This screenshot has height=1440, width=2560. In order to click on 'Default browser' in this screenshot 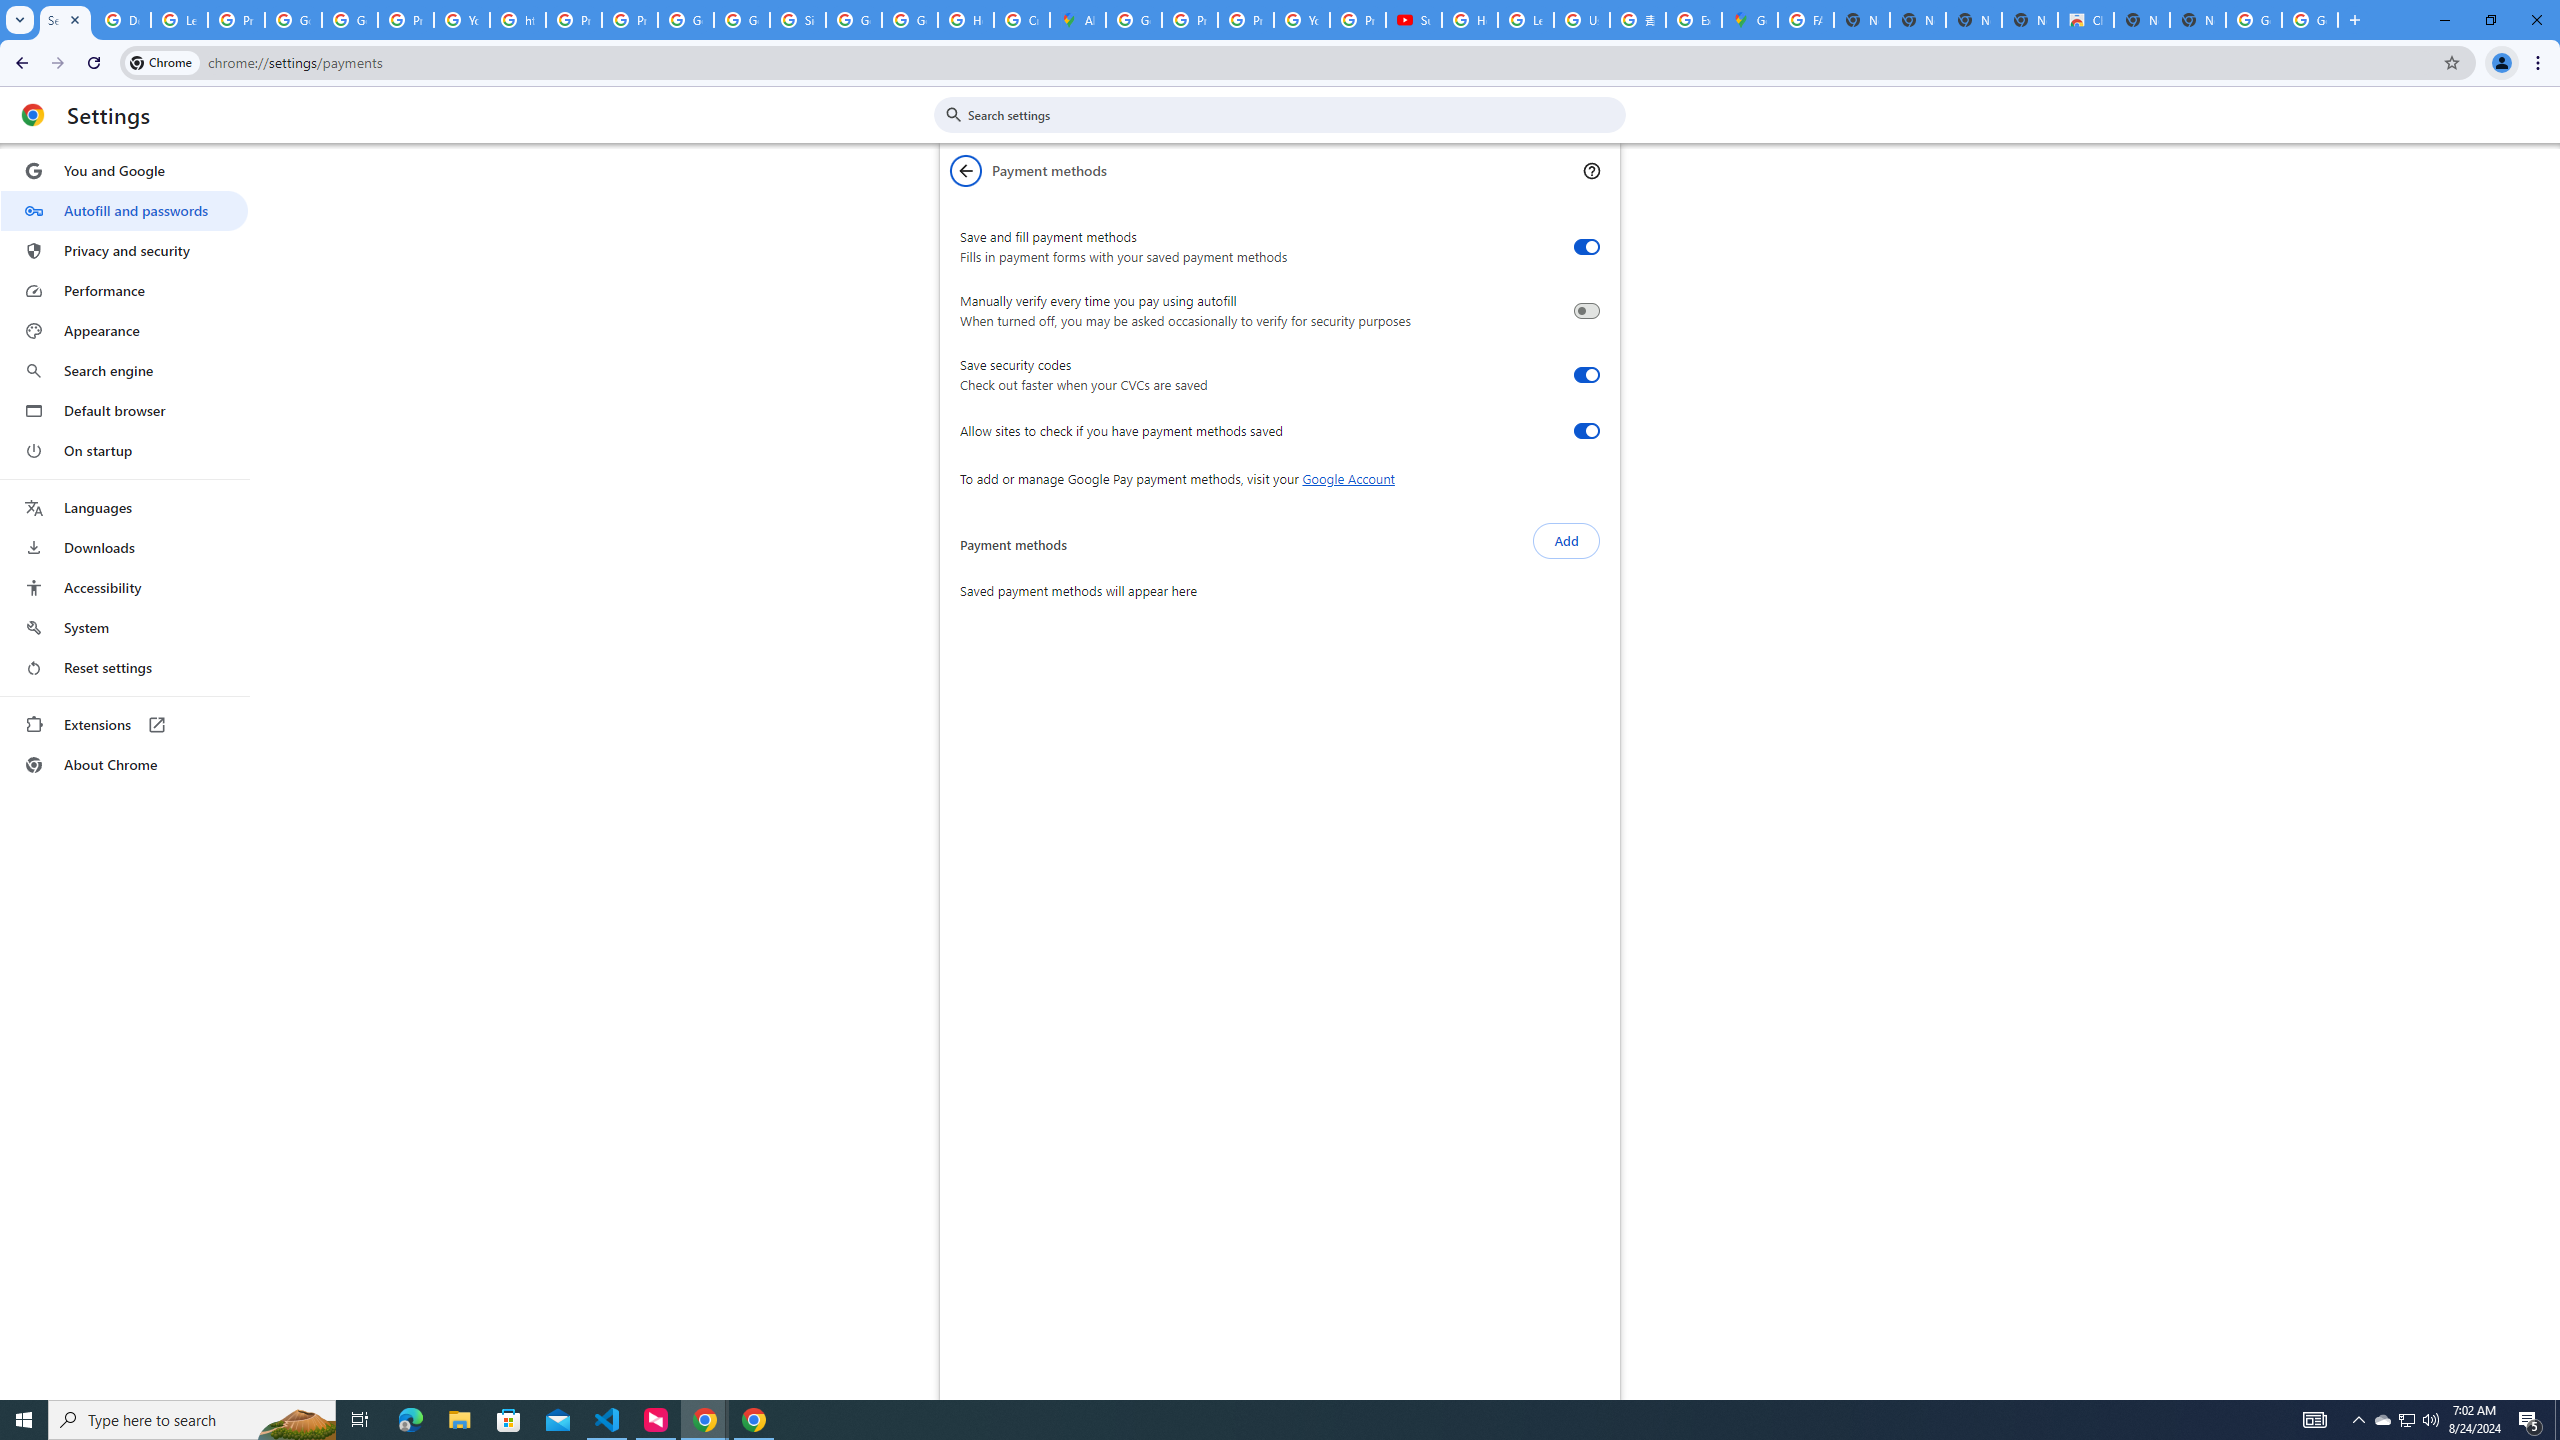, I will do `click(123, 410)`.